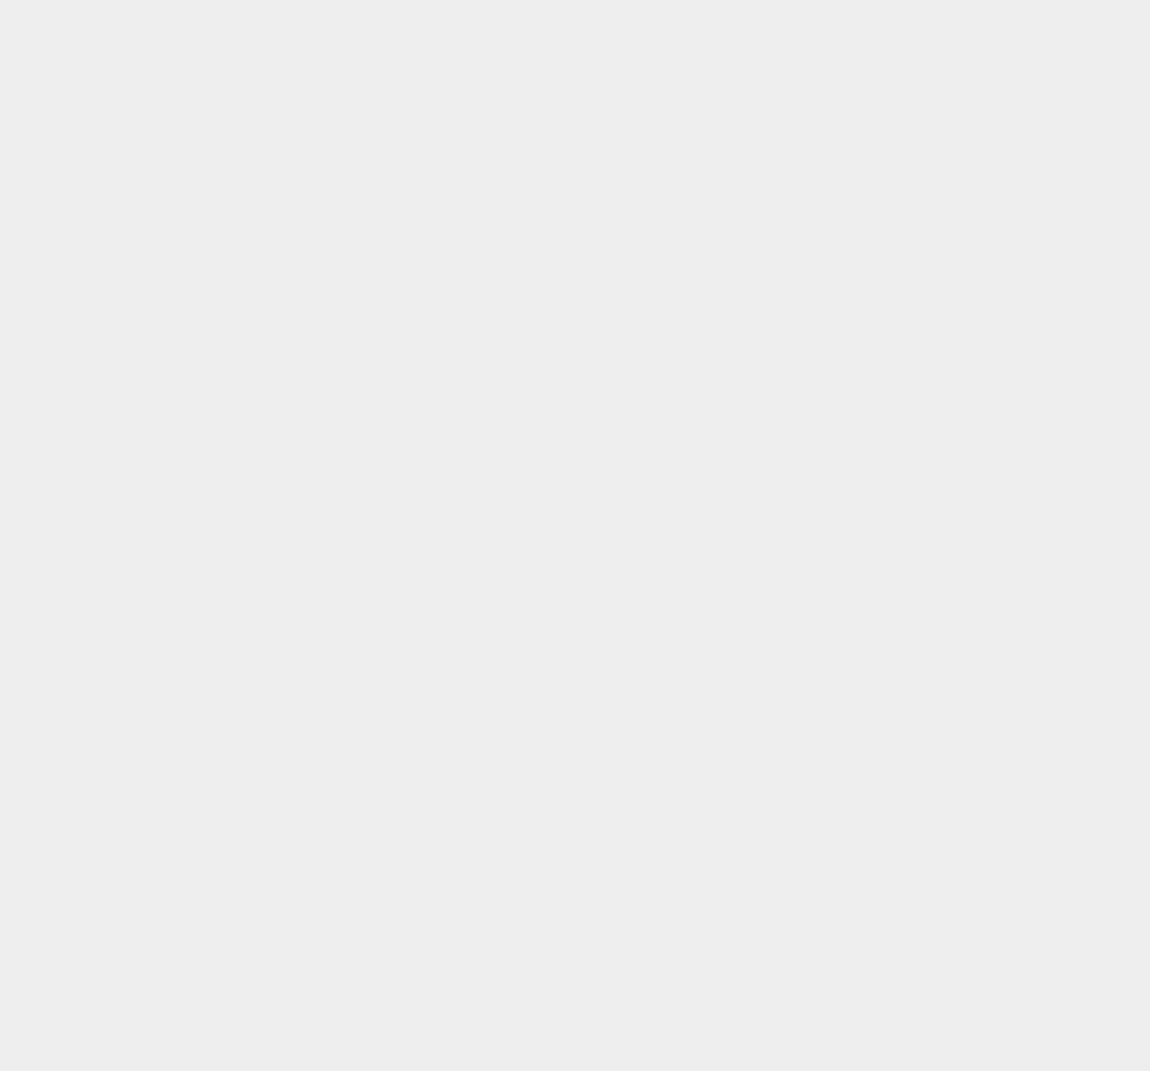 The width and height of the screenshot is (1150, 1071). What do you see at coordinates (852, 221) in the screenshot?
I see `'OS X 10.10.1'` at bounding box center [852, 221].